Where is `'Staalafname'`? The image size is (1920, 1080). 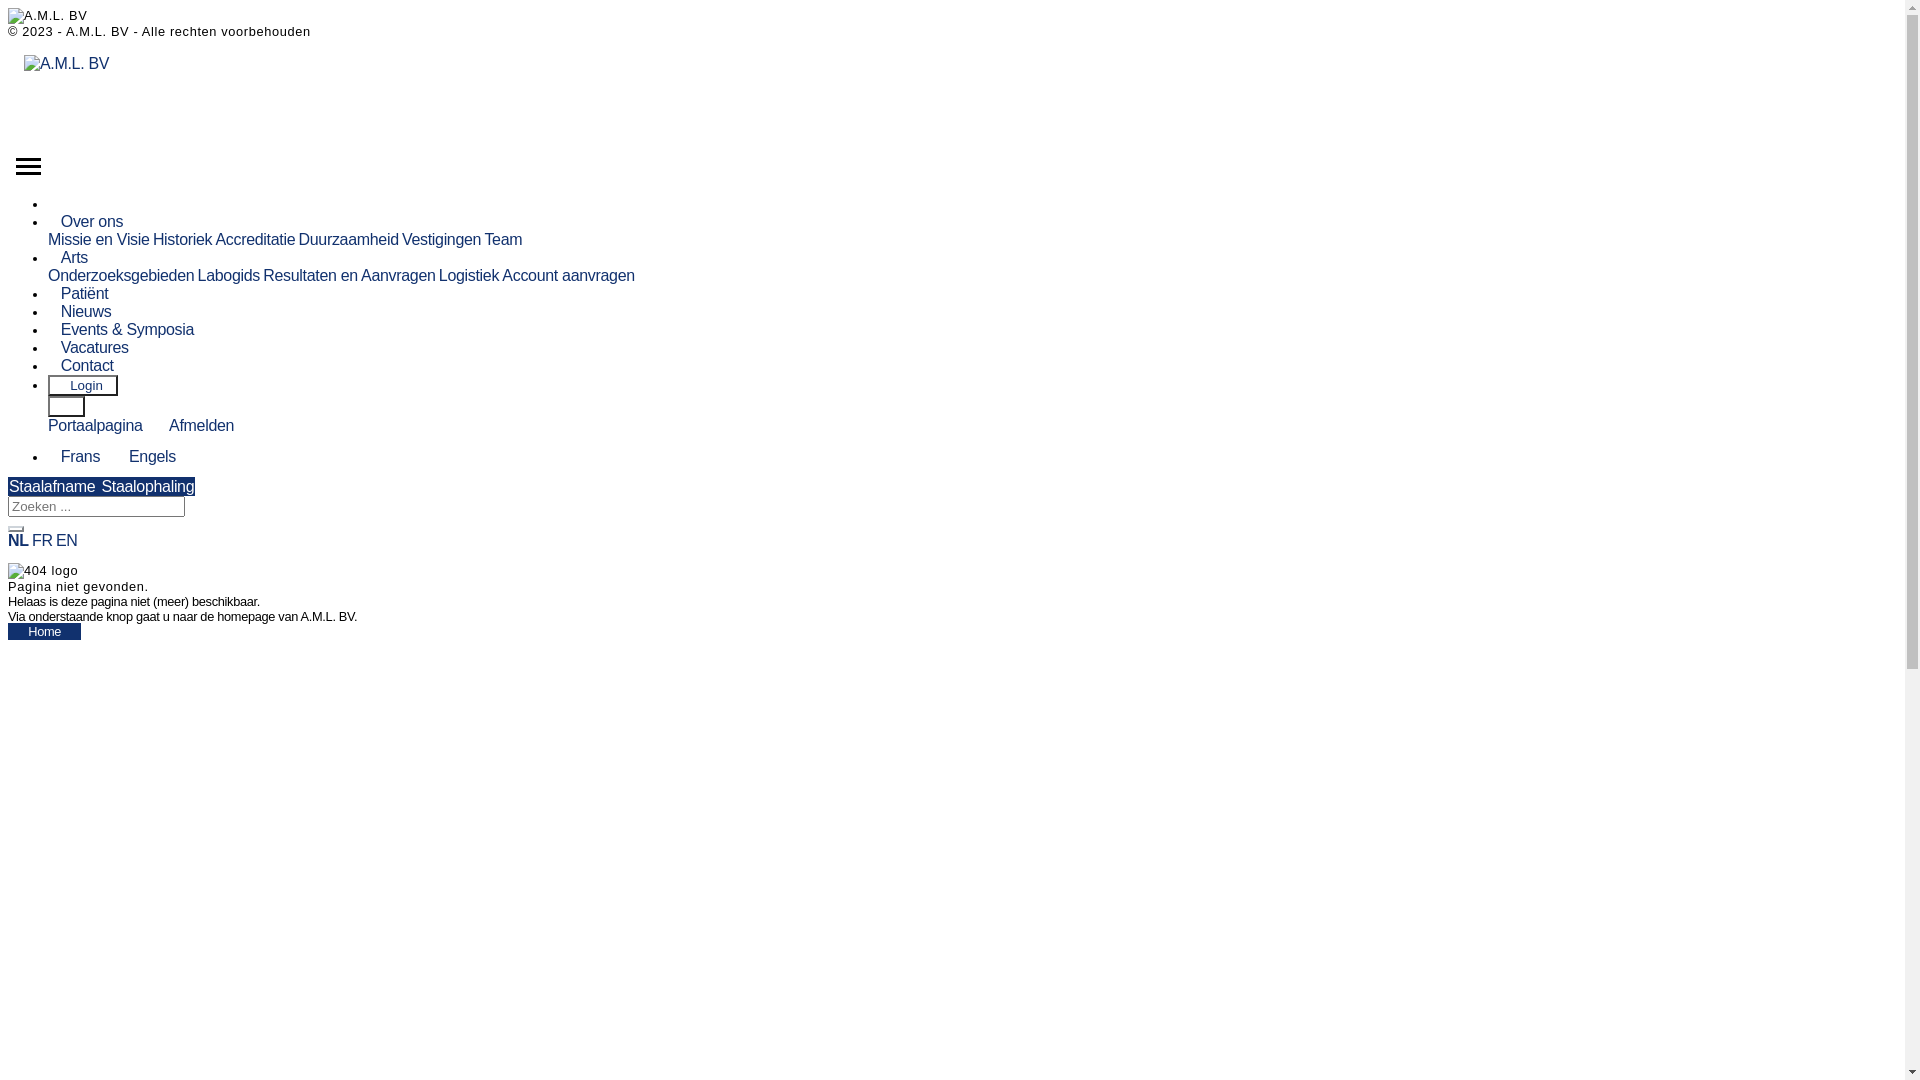 'Staalafname' is located at coordinates (53, 486).